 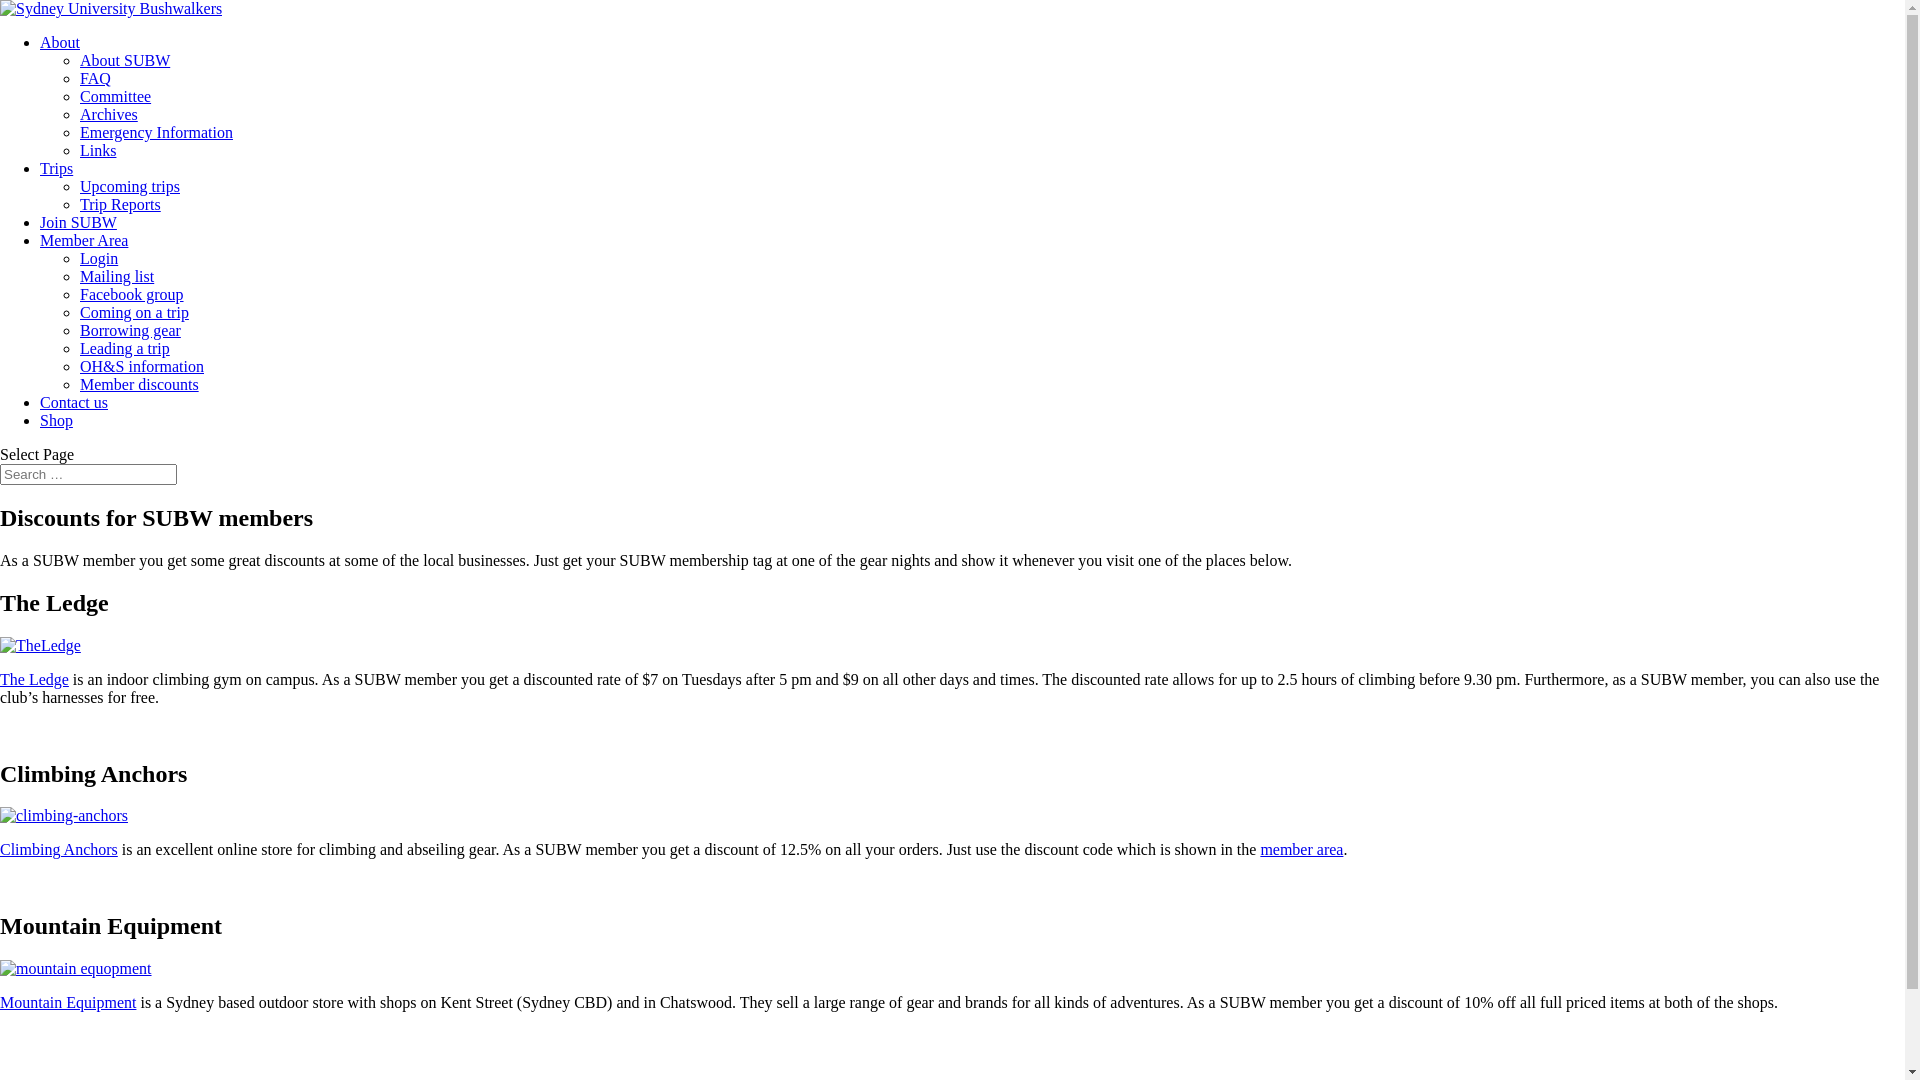 What do you see at coordinates (80, 59) in the screenshot?
I see `'About SUBW'` at bounding box center [80, 59].